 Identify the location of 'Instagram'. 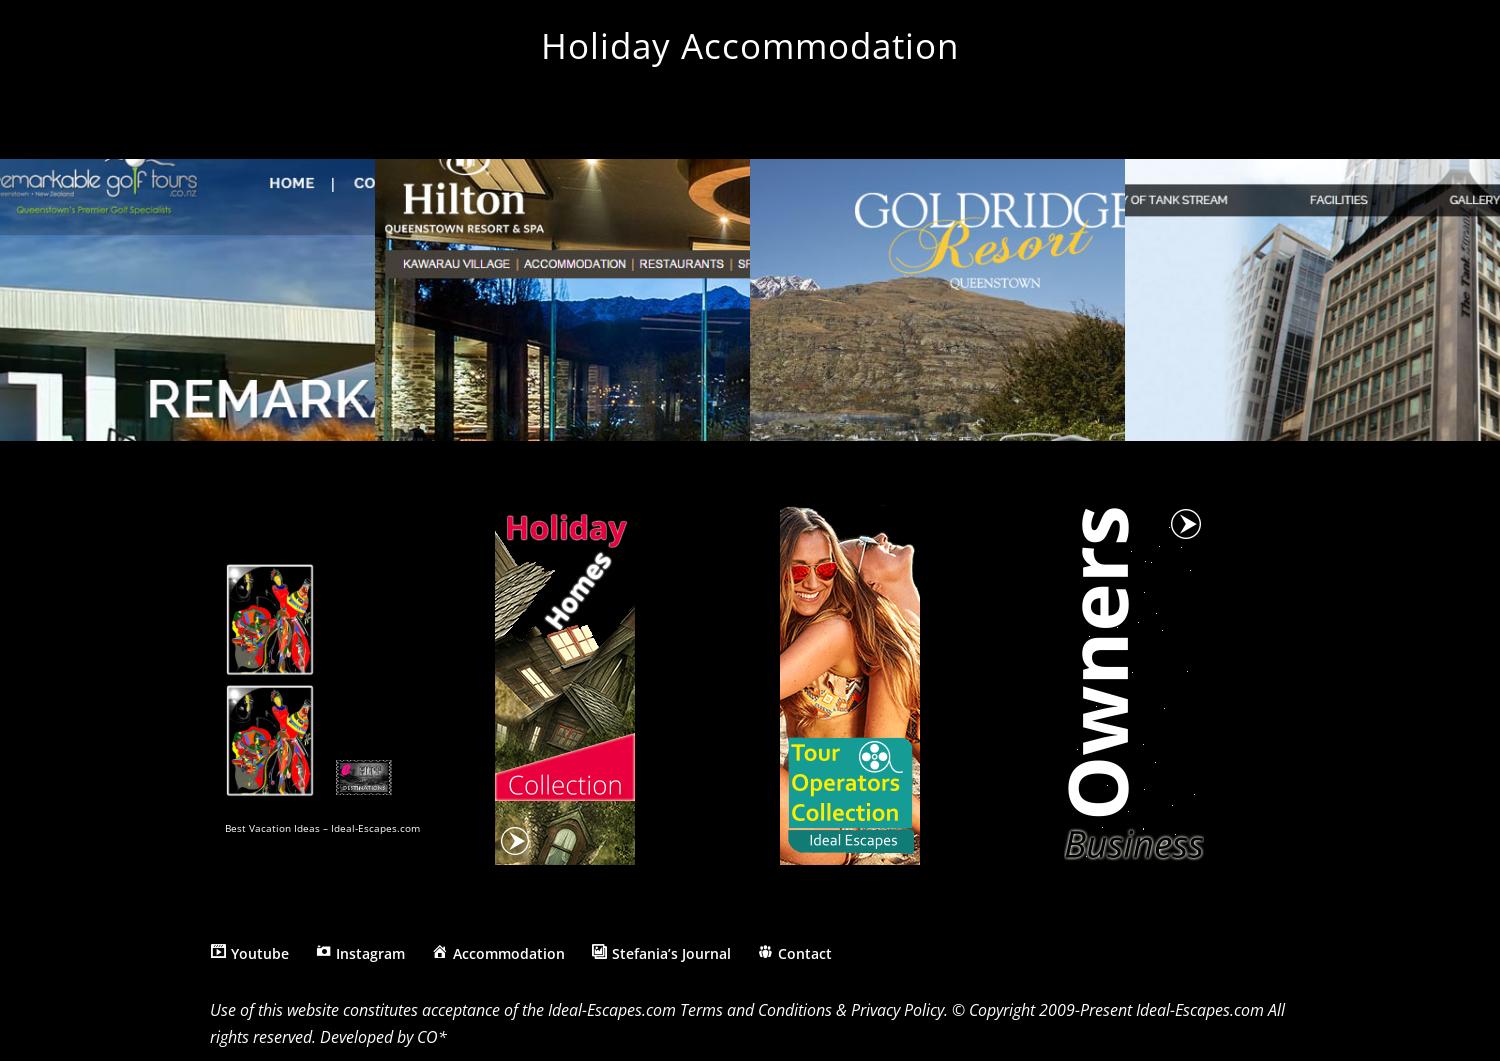
(369, 951).